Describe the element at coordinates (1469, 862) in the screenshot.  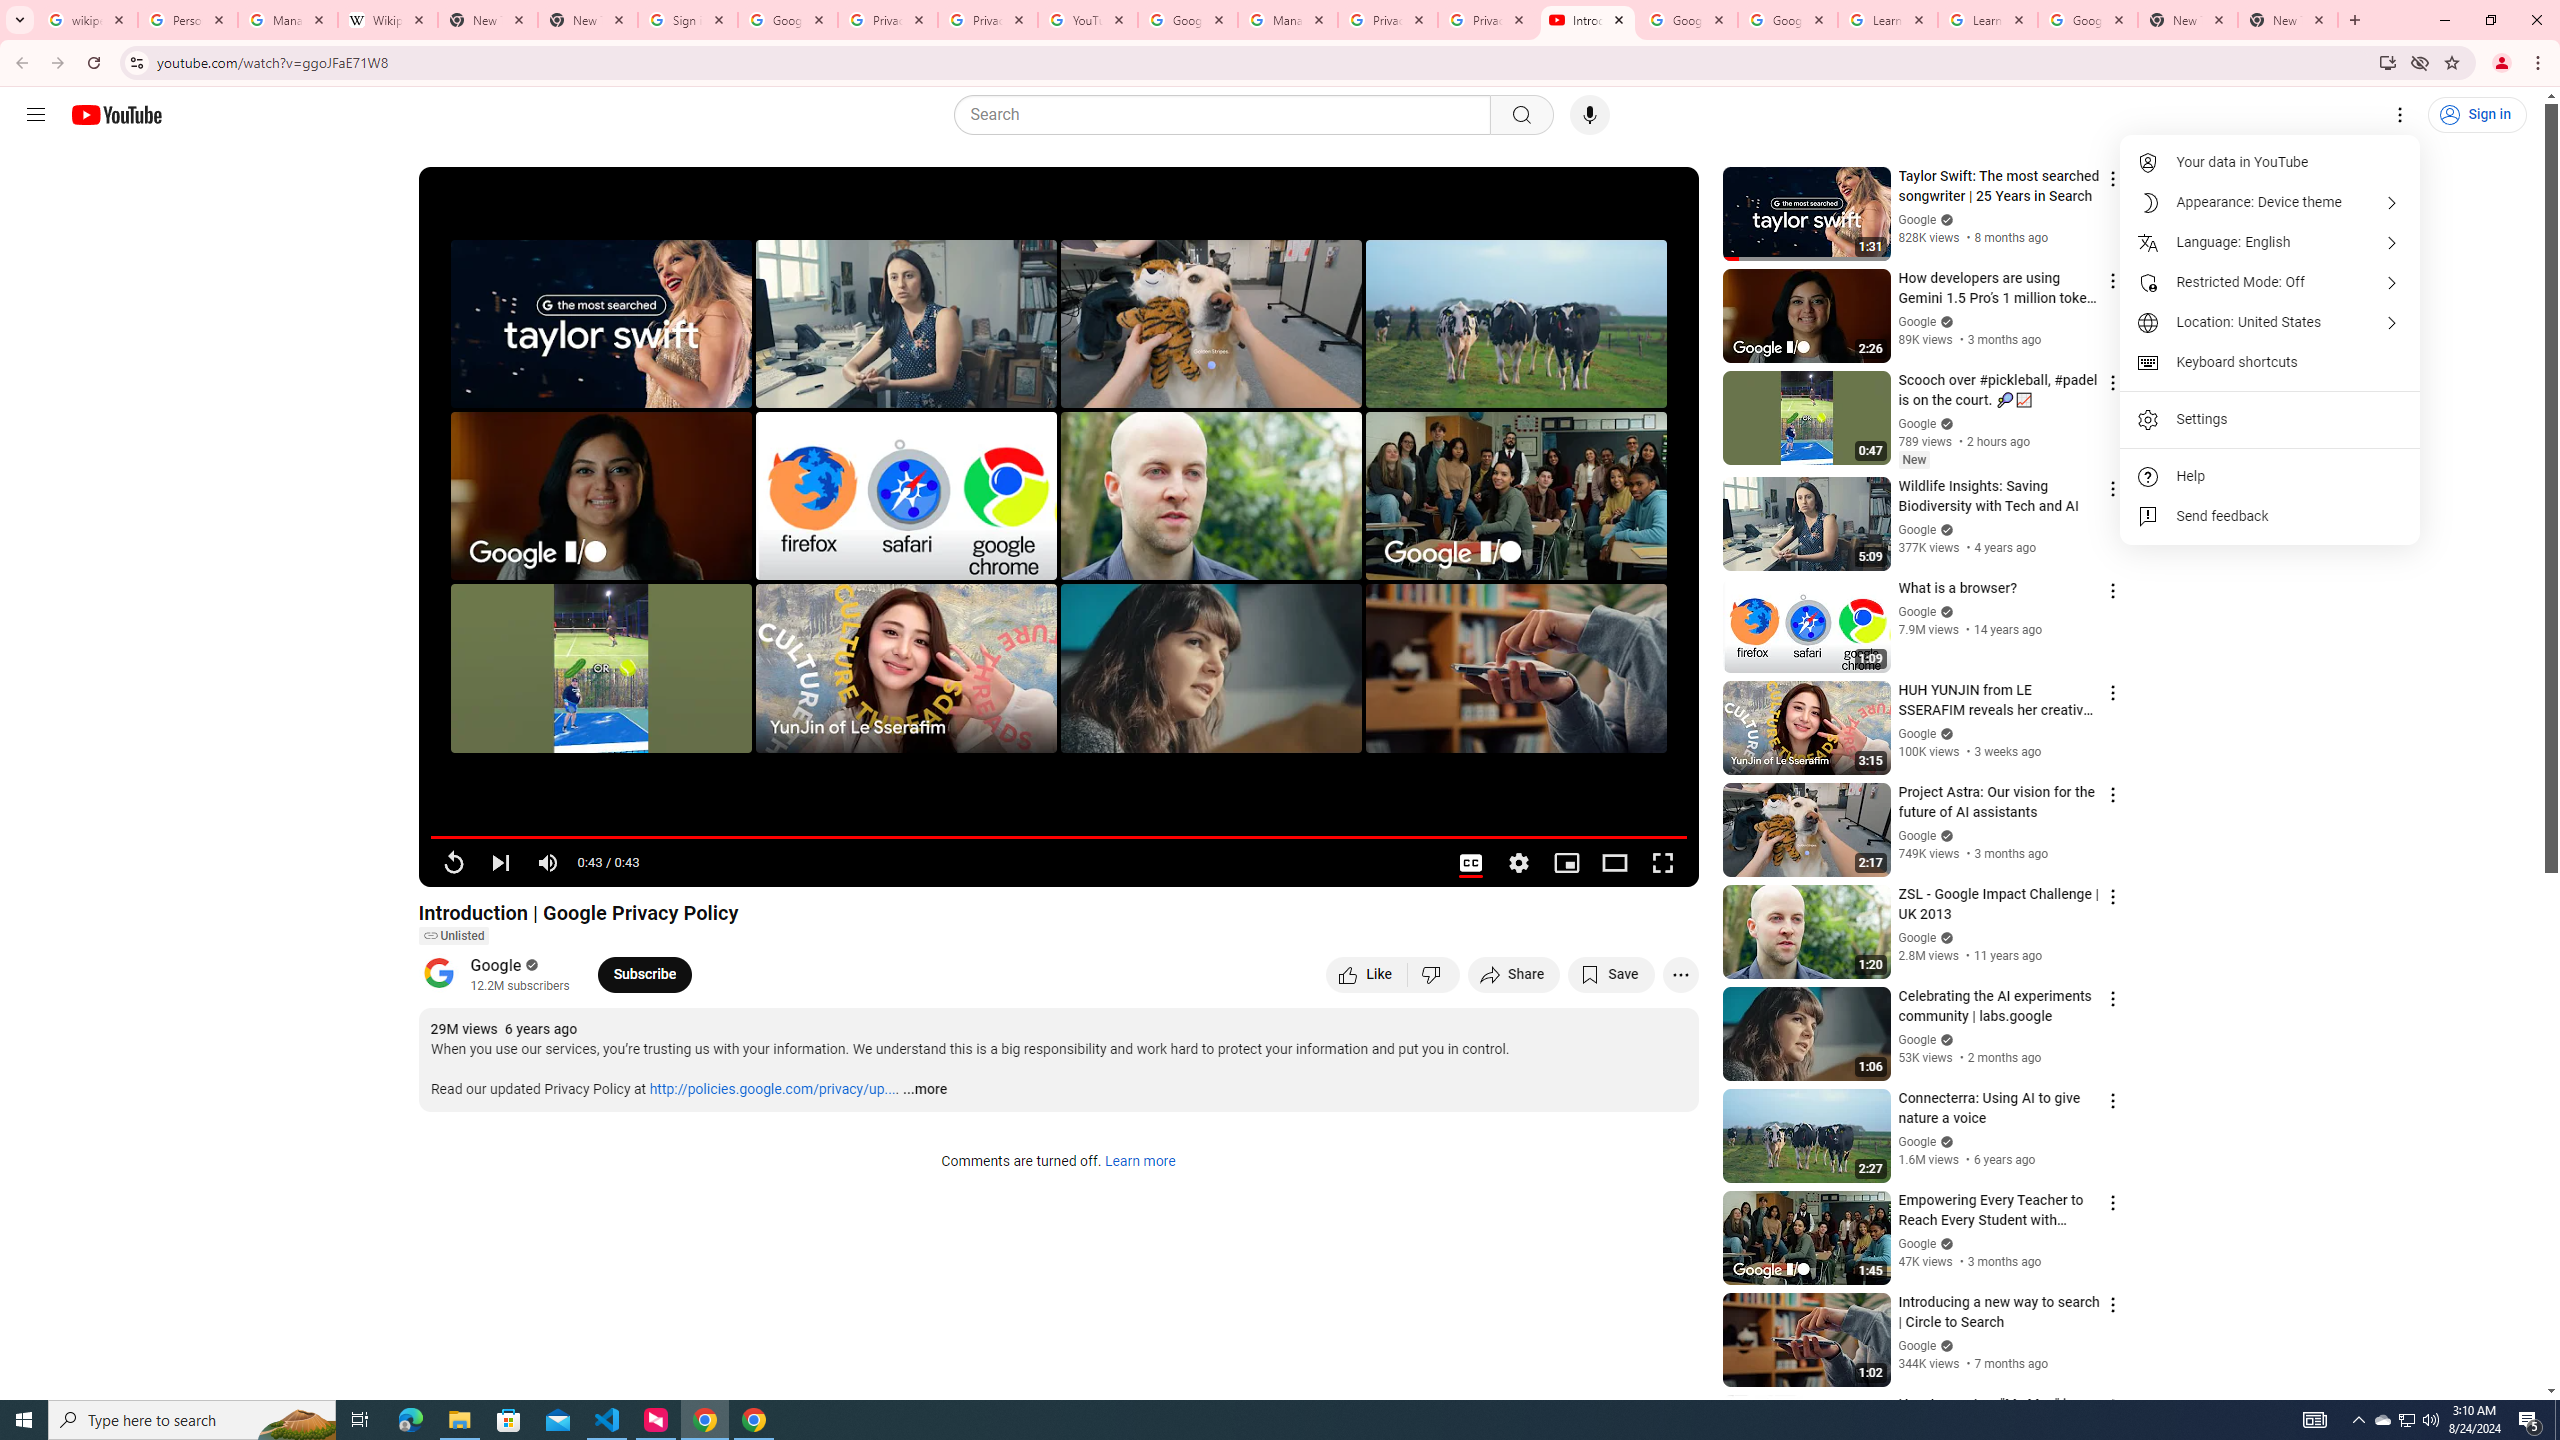
I see `'Subtitles/closed captions unavailable'` at that location.